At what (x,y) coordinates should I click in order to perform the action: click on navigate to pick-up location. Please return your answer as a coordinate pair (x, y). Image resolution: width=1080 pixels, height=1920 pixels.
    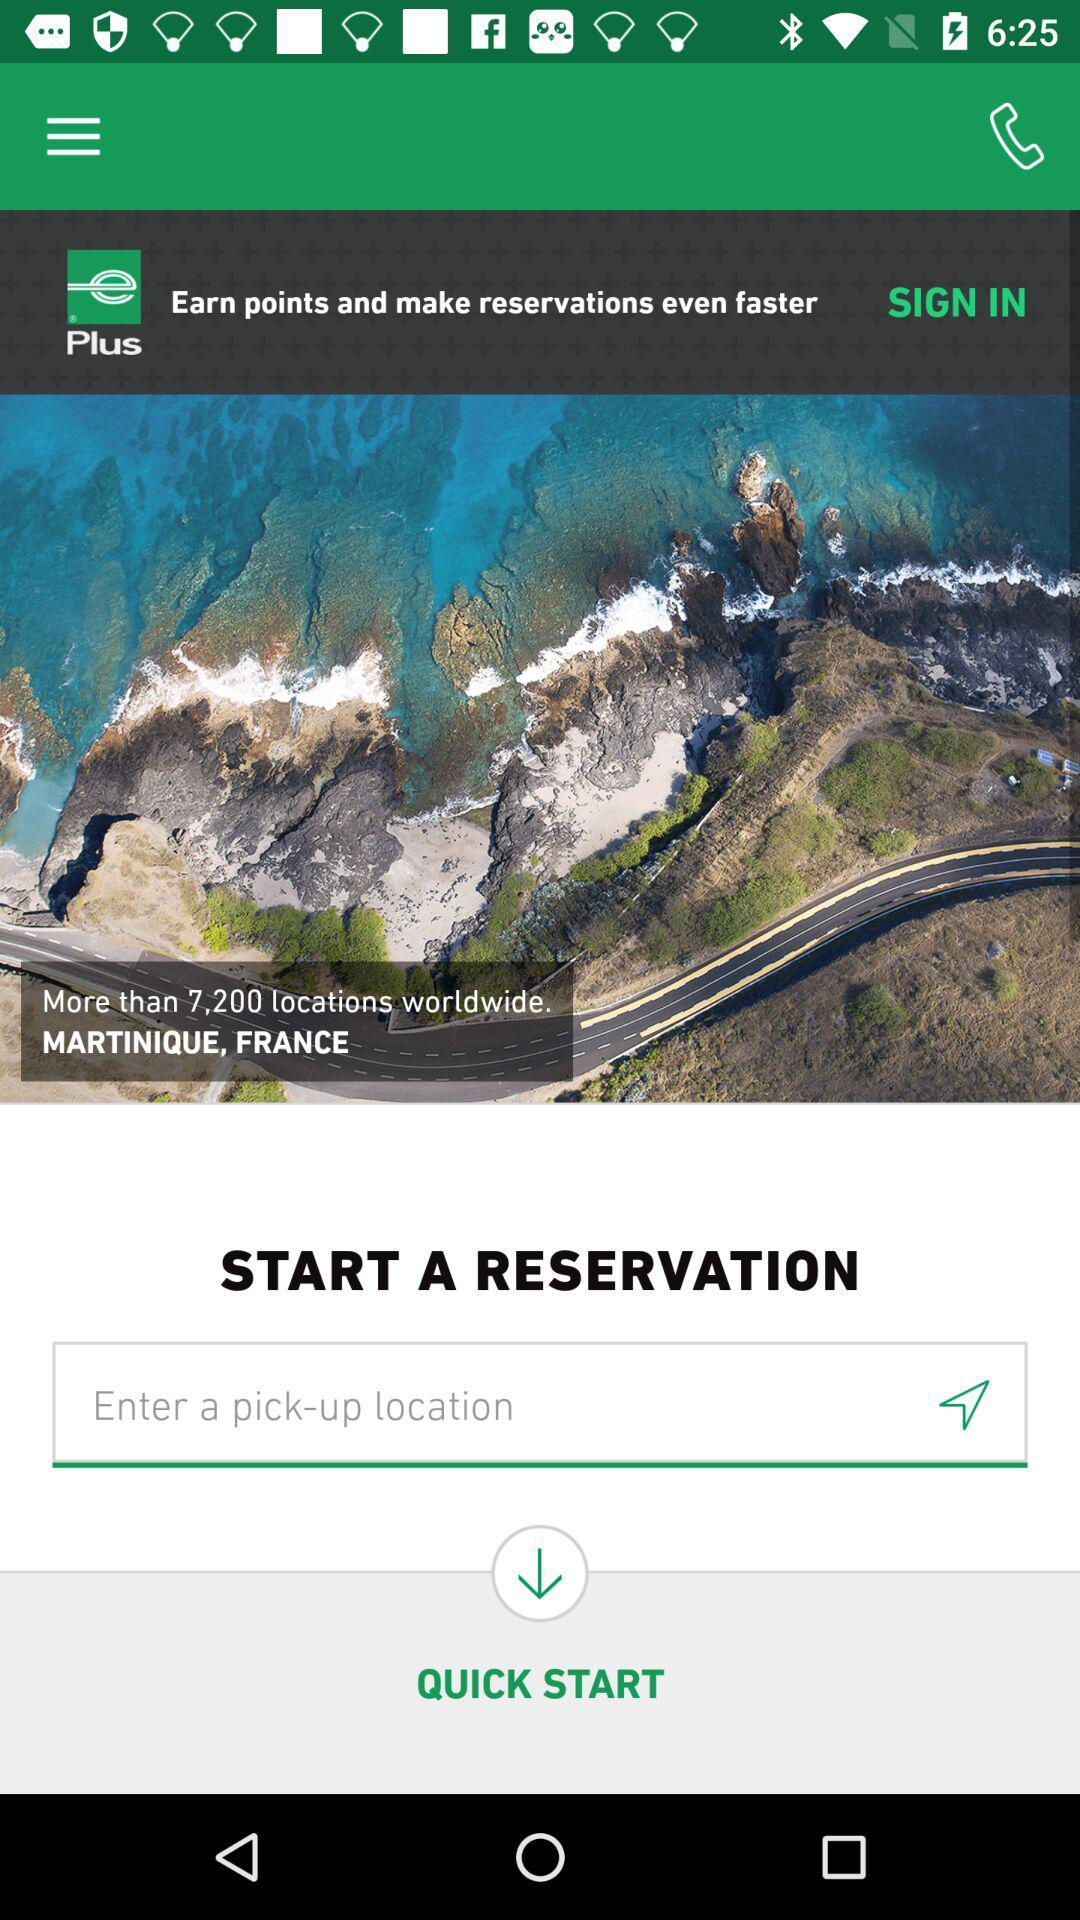
    Looking at the image, I should click on (540, 1403).